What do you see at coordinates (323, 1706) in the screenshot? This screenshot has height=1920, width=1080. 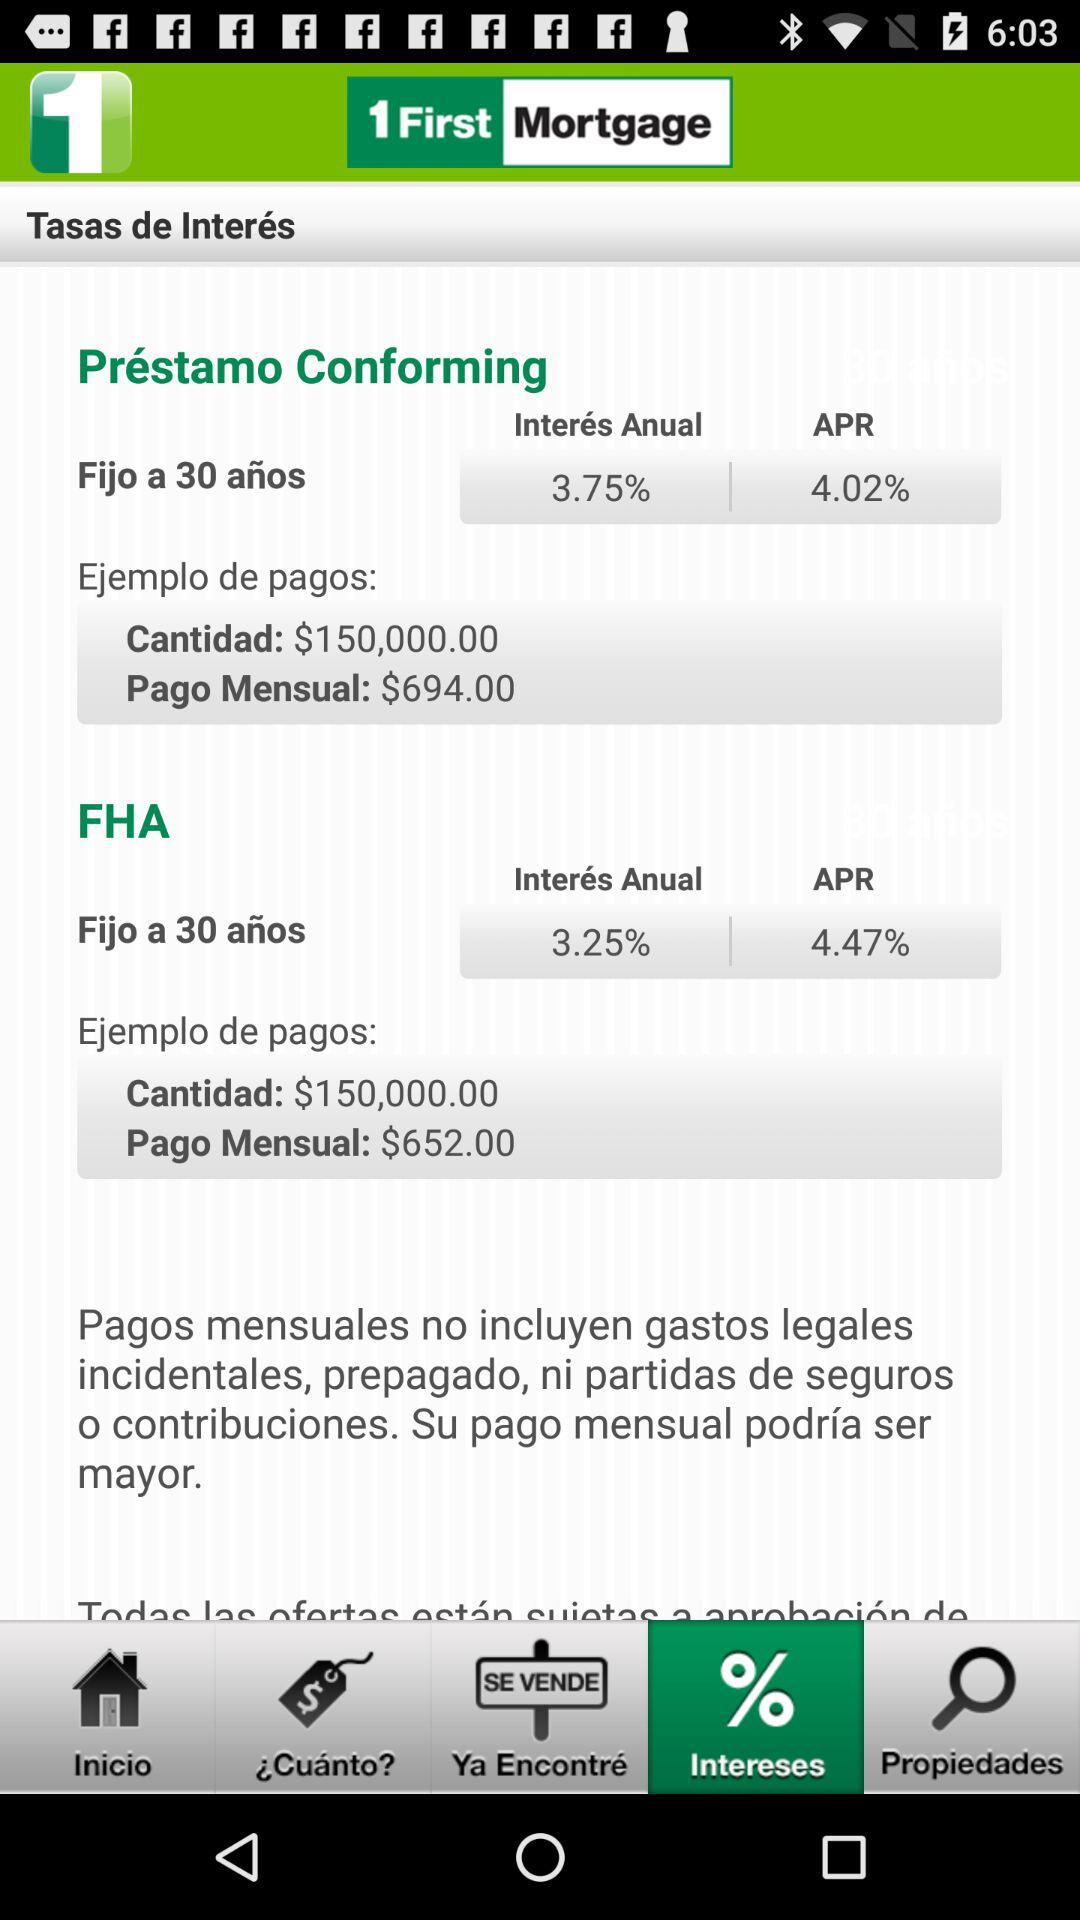 I see `show prices button` at bounding box center [323, 1706].